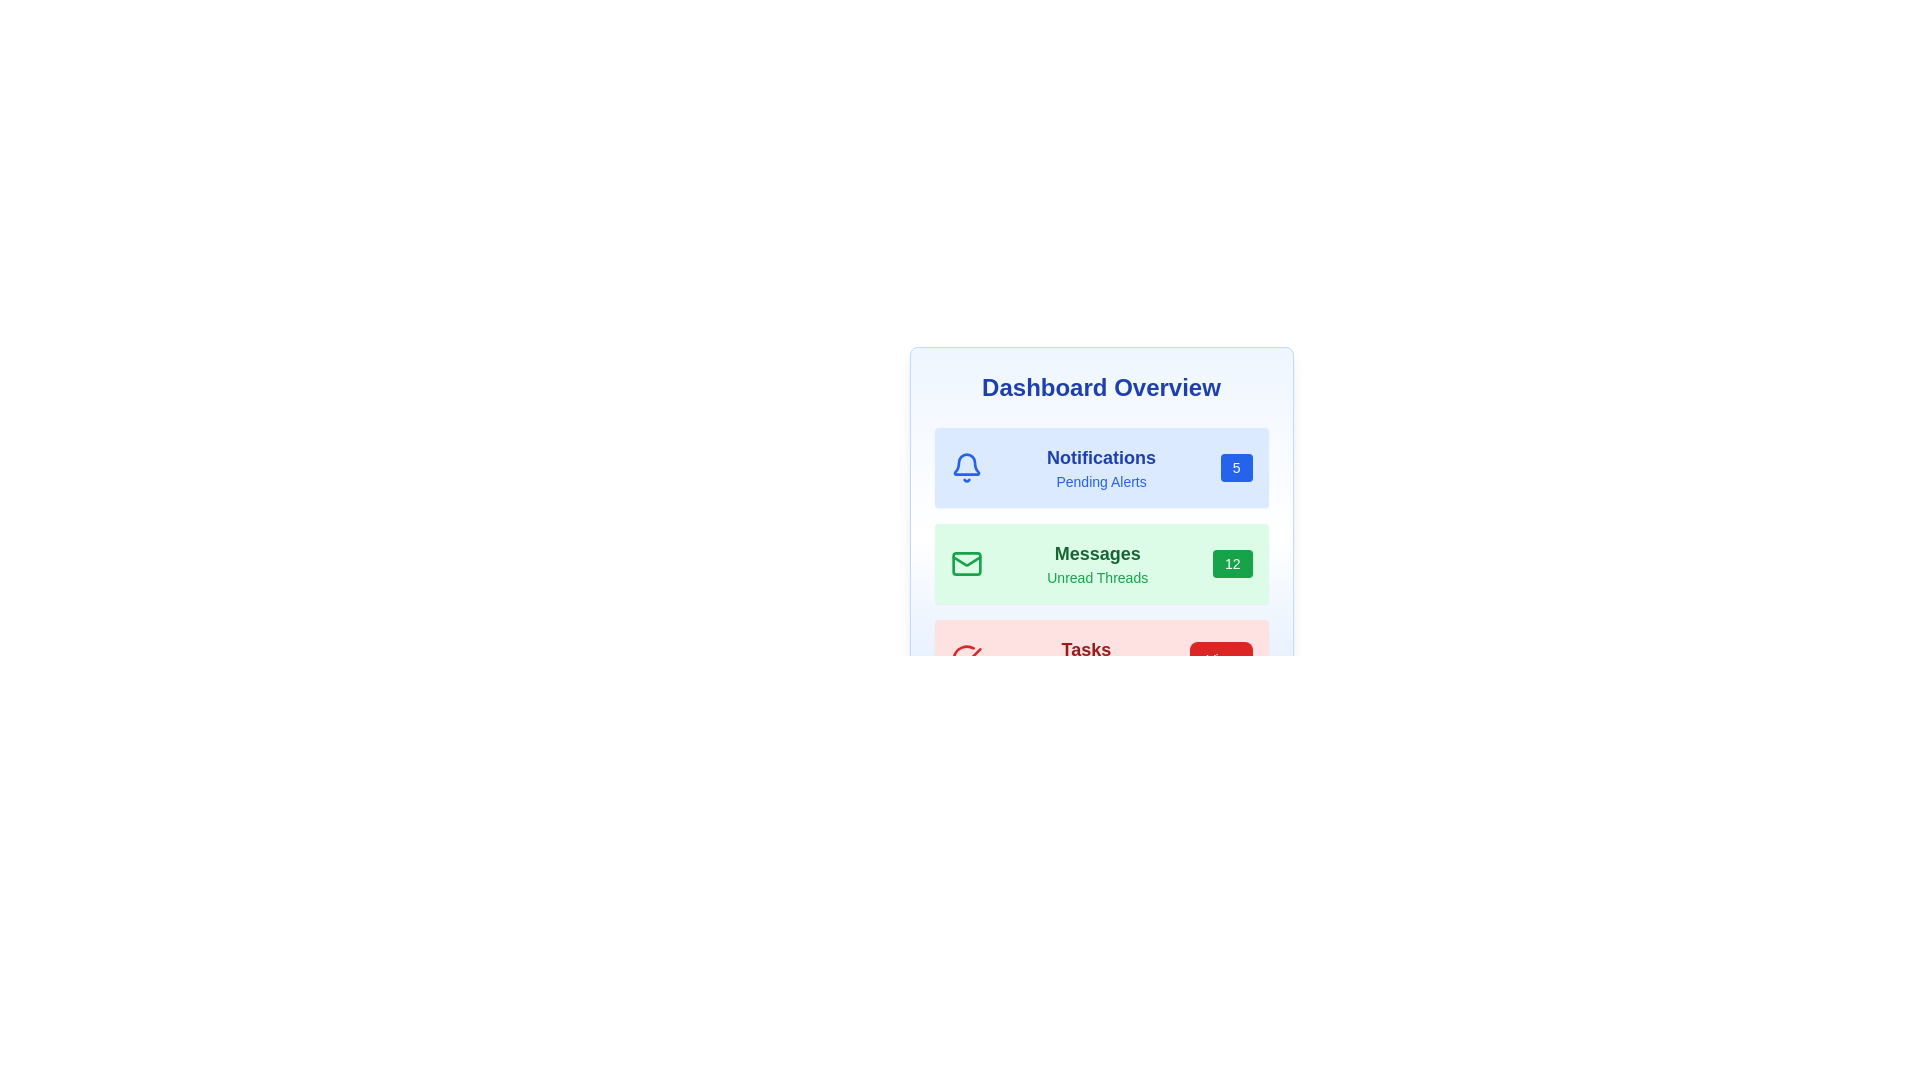 The width and height of the screenshot is (1920, 1080). Describe the element at coordinates (1096, 578) in the screenshot. I see `status of unread threads displayed in the static text located directly underneath the 'Messages' label on the green section of the 'Messages' card` at that location.